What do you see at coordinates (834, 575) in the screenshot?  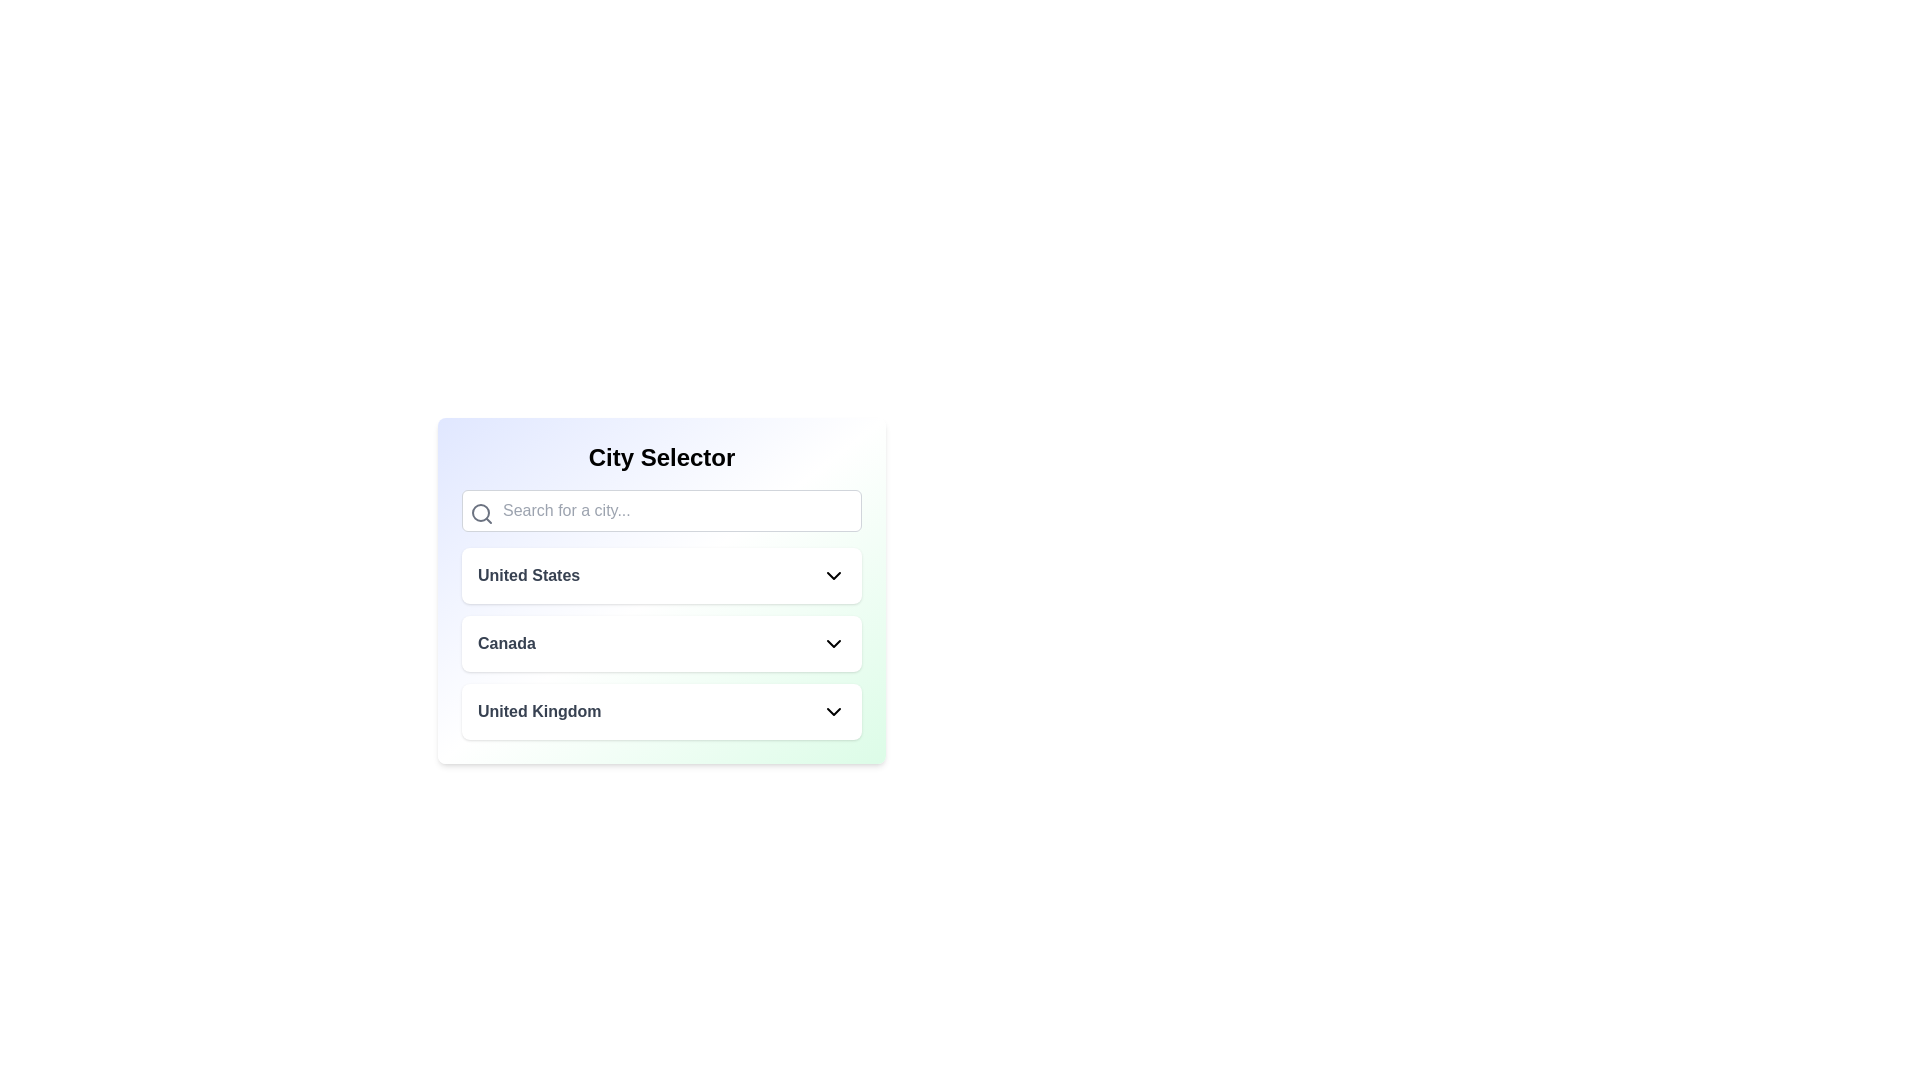 I see `the downward-pointing chevron icon button located to the right of the 'United States' text label in the dropdown menu` at bounding box center [834, 575].